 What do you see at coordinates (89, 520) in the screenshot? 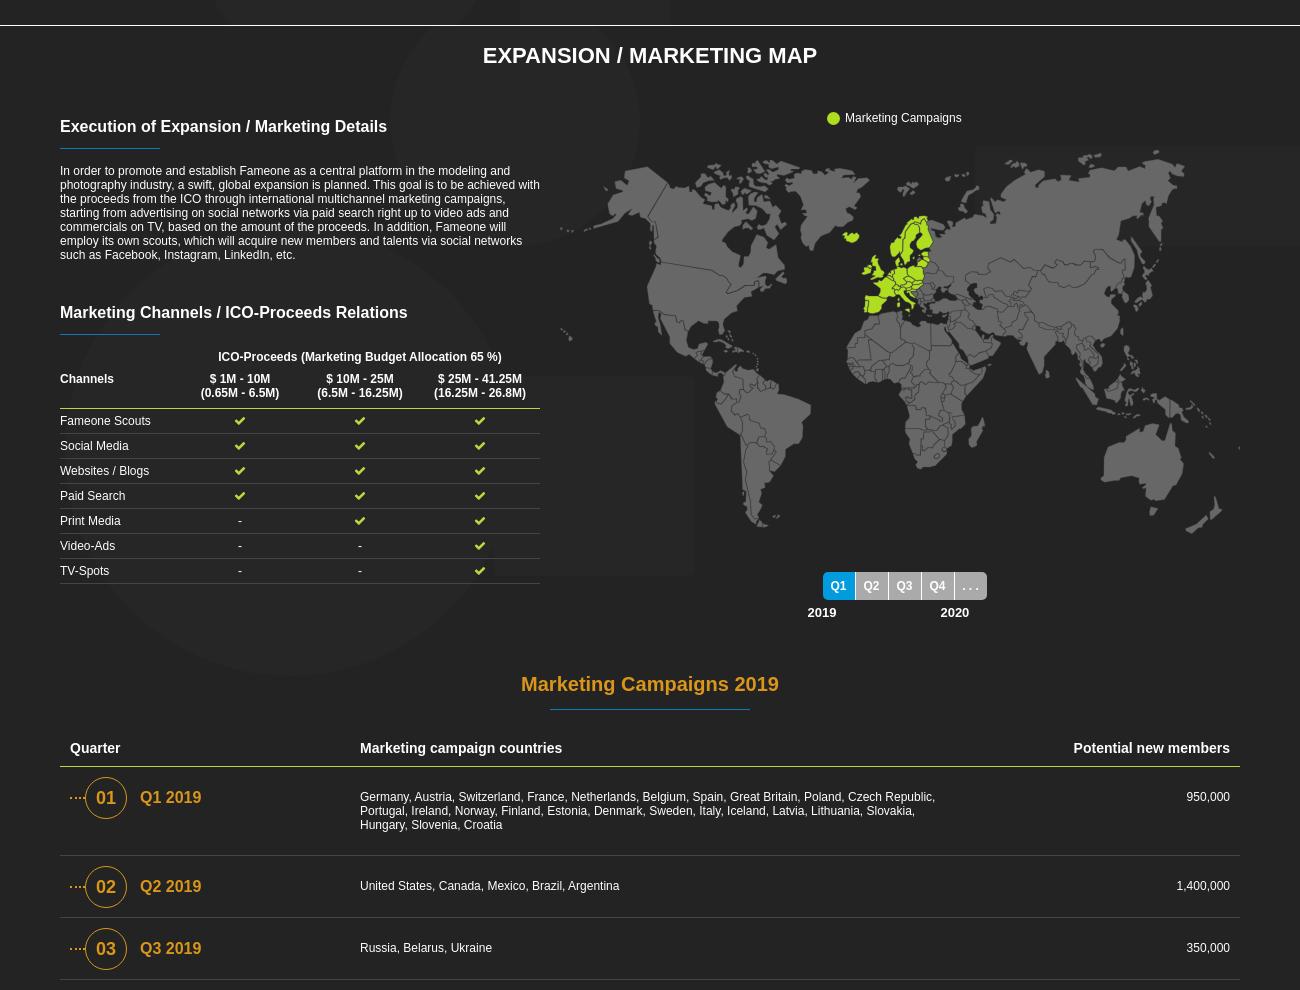
I see `'Print Media'` at bounding box center [89, 520].